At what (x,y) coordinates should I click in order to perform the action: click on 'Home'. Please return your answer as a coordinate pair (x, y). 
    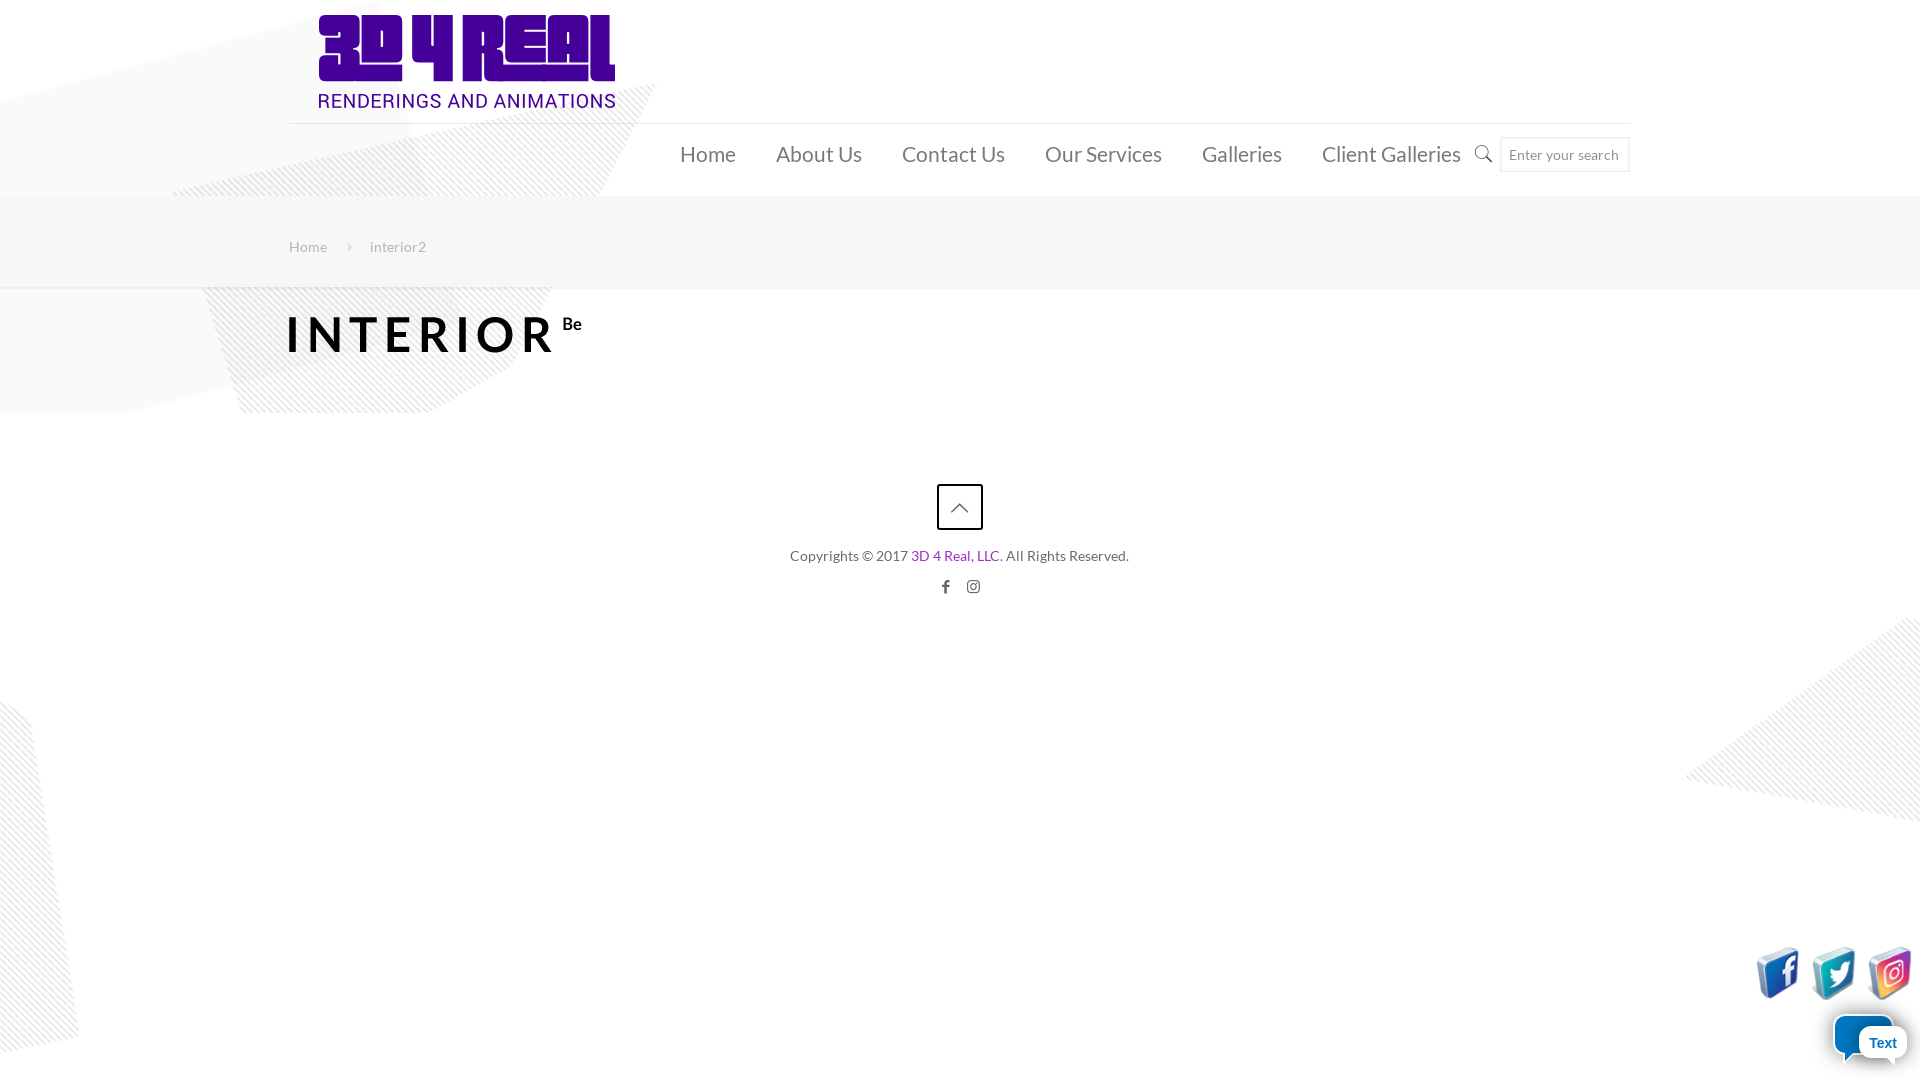
    Looking at the image, I should click on (306, 245).